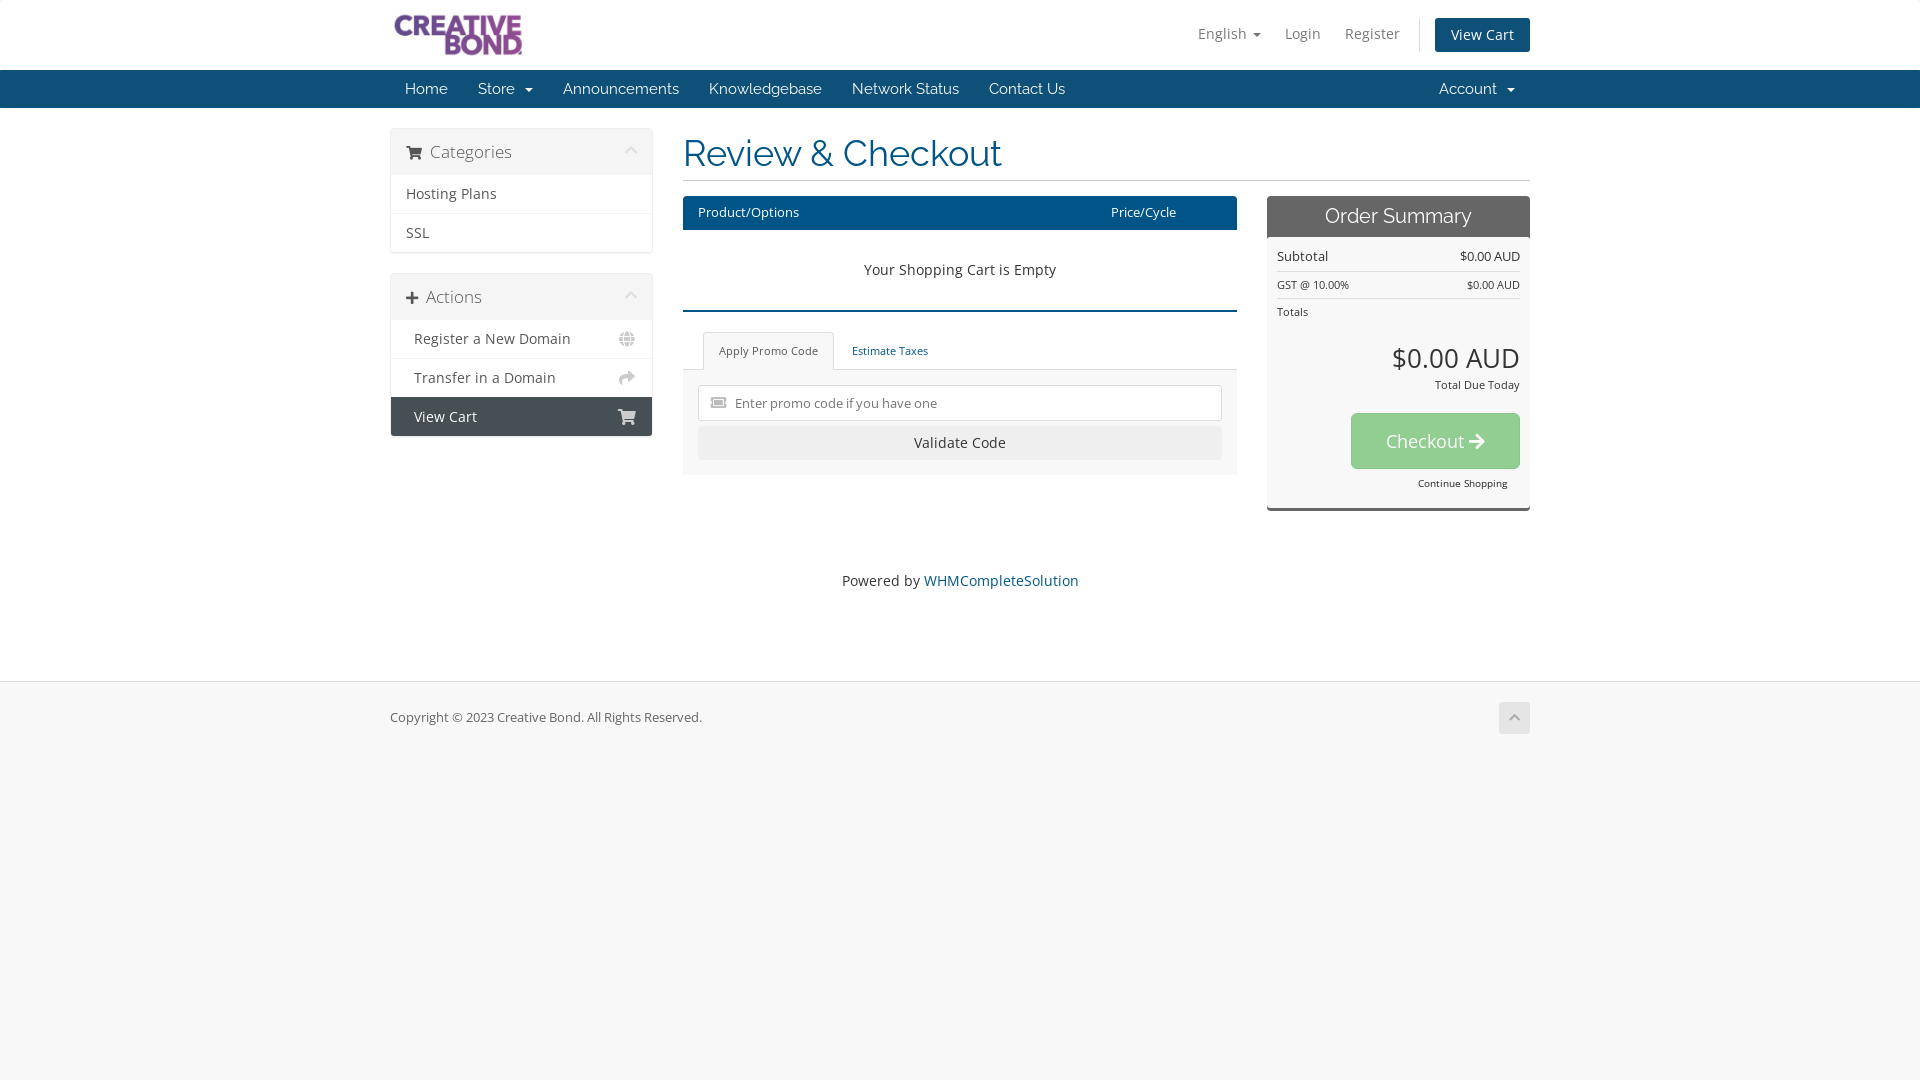  I want to click on 'English', so click(1188, 34).